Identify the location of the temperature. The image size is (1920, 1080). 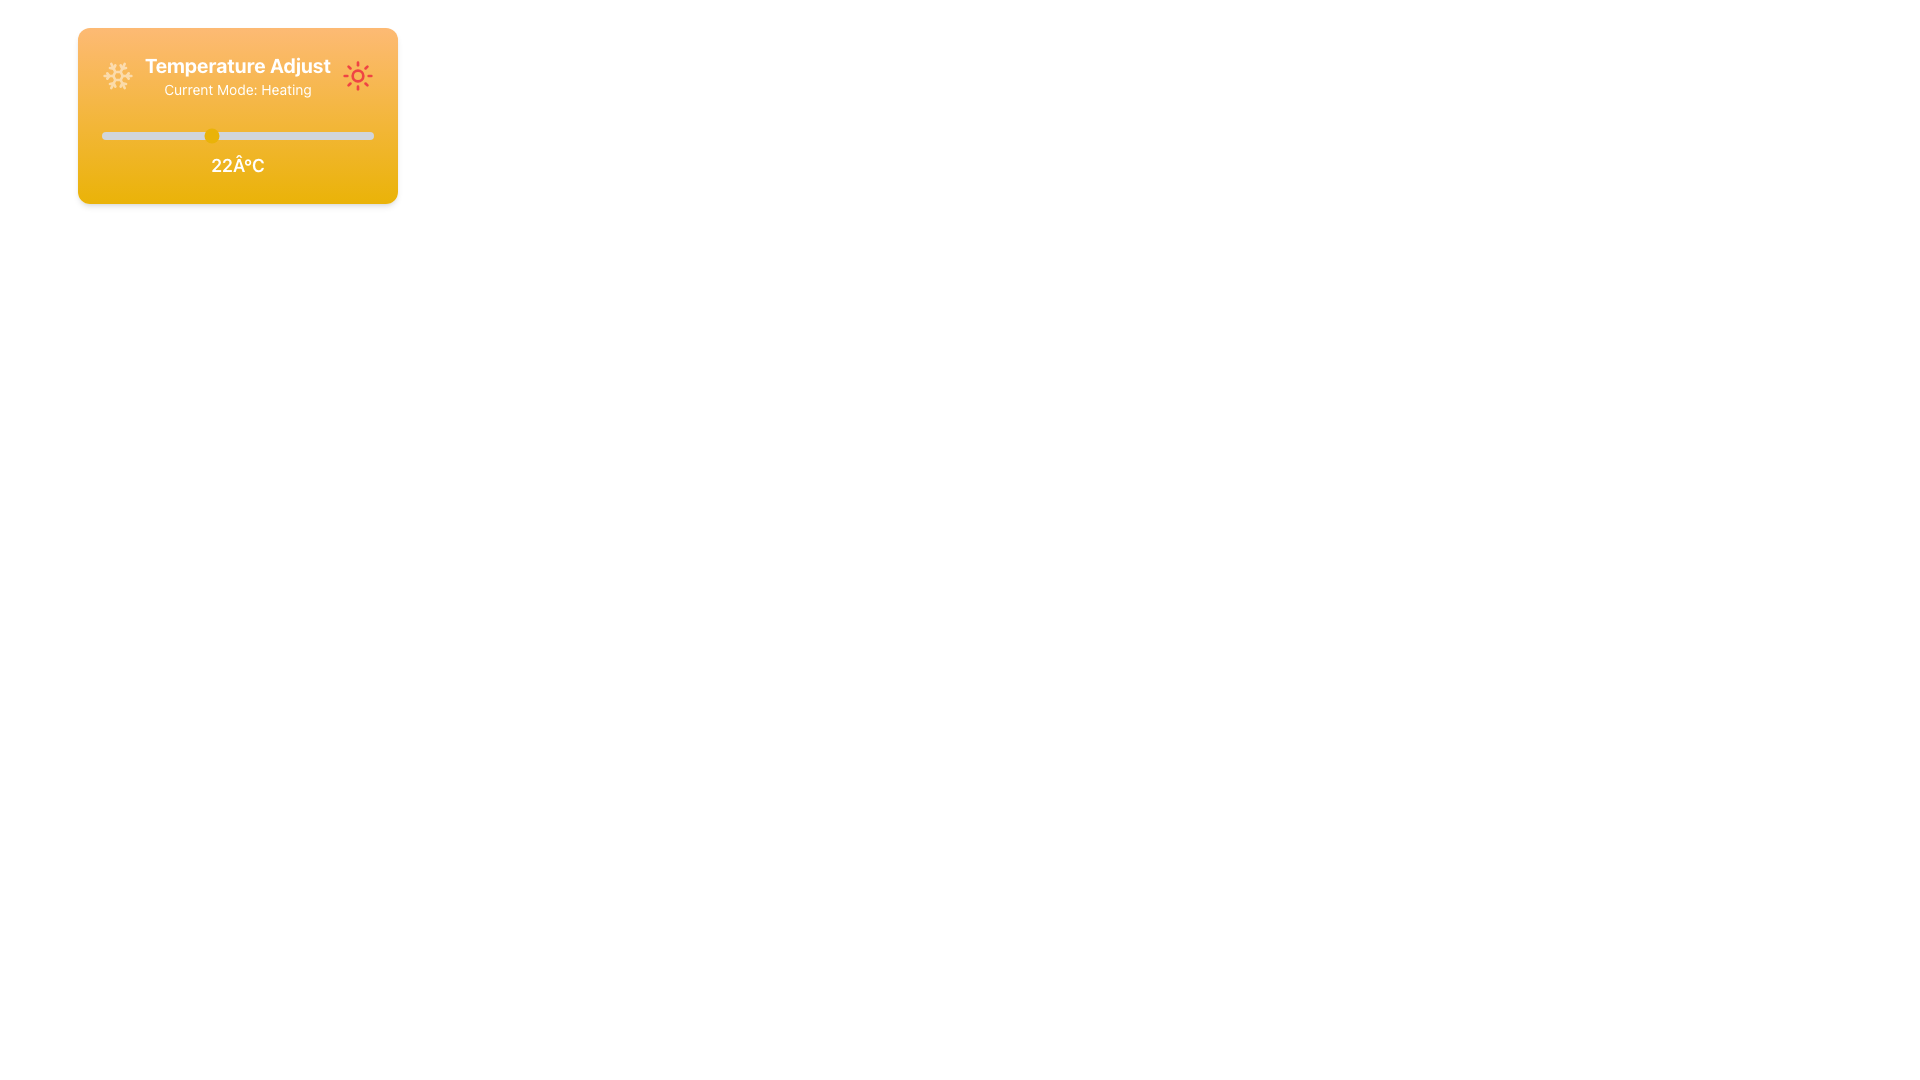
(318, 135).